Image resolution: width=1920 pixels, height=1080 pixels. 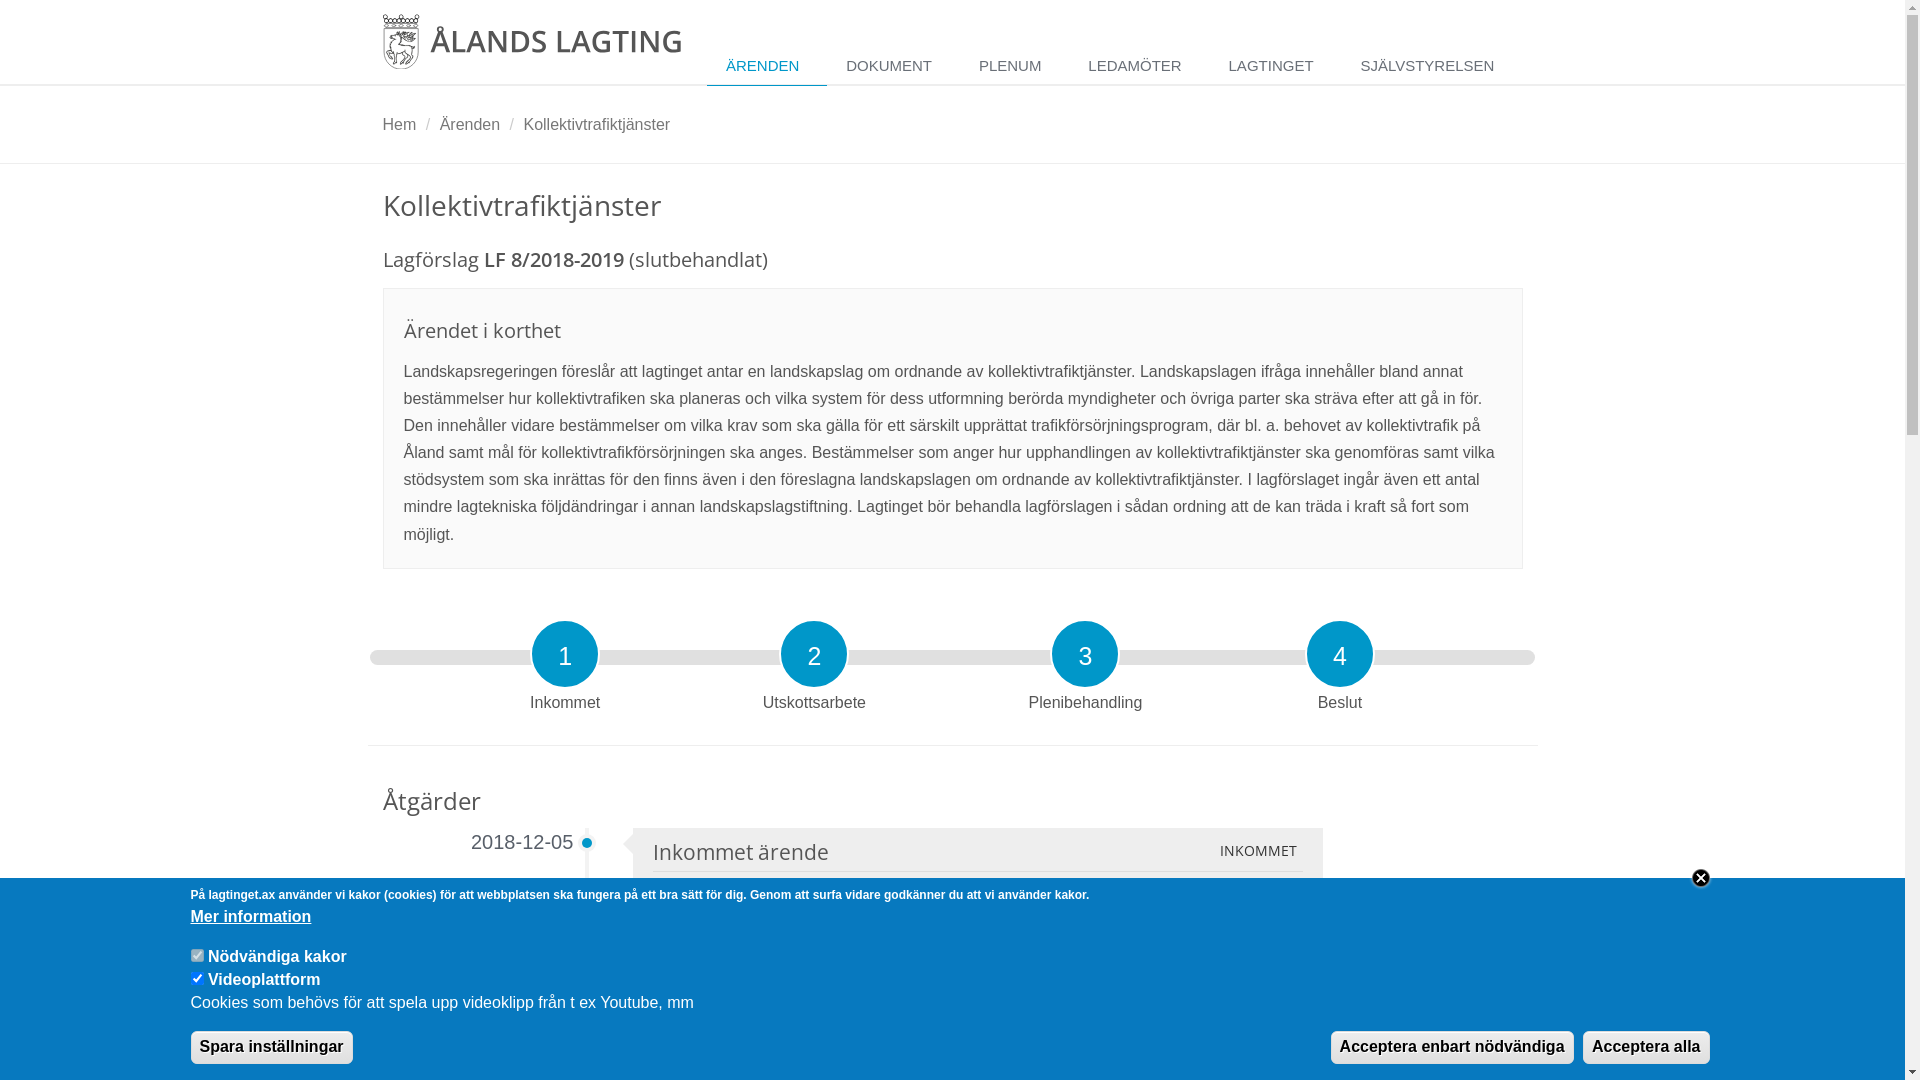 What do you see at coordinates (398, 124) in the screenshot?
I see `'Hem'` at bounding box center [398, 124].